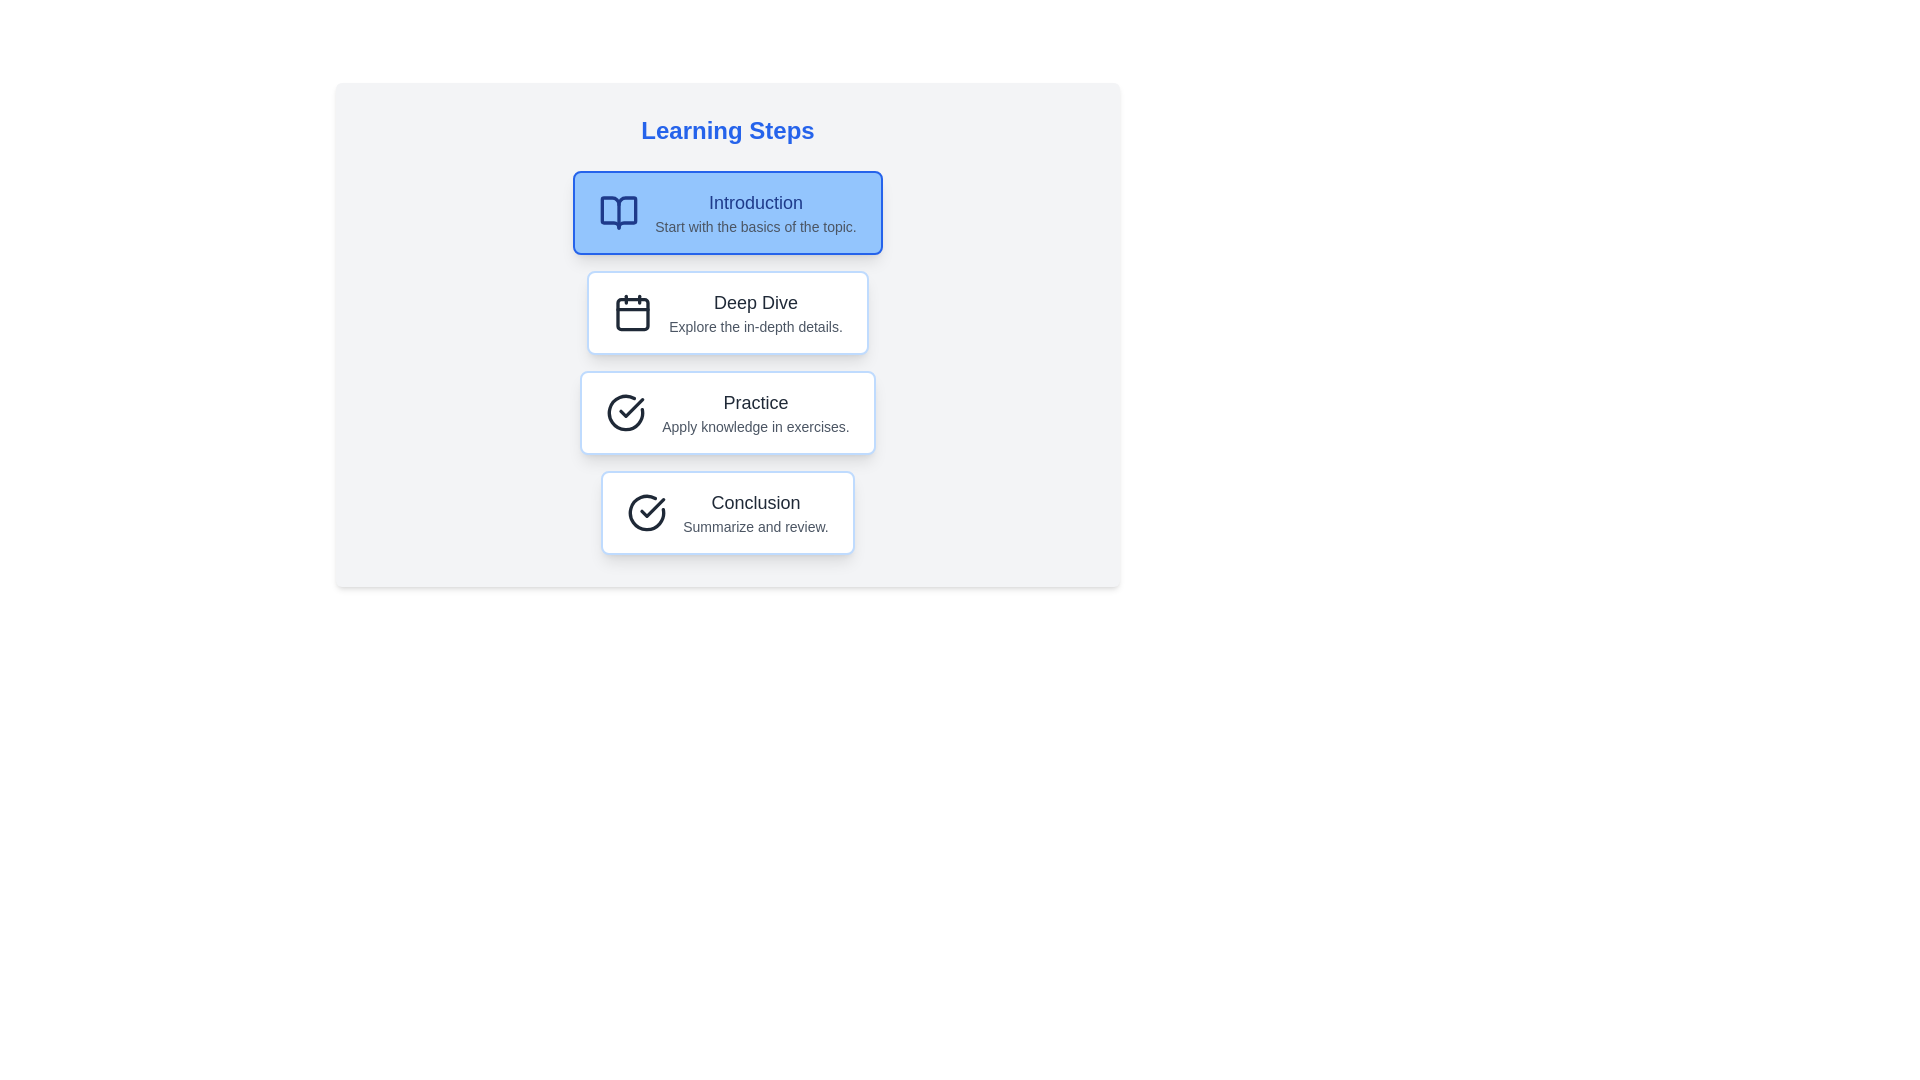 Image resolution: width=1920 pixels, height=1080 pixels. What do you see at coordinates (754, 203) in the screenshot?
I see `the text label that serves as the title for the first section in the 'Learning Steps' action cards` at bounding box center [754, 203].